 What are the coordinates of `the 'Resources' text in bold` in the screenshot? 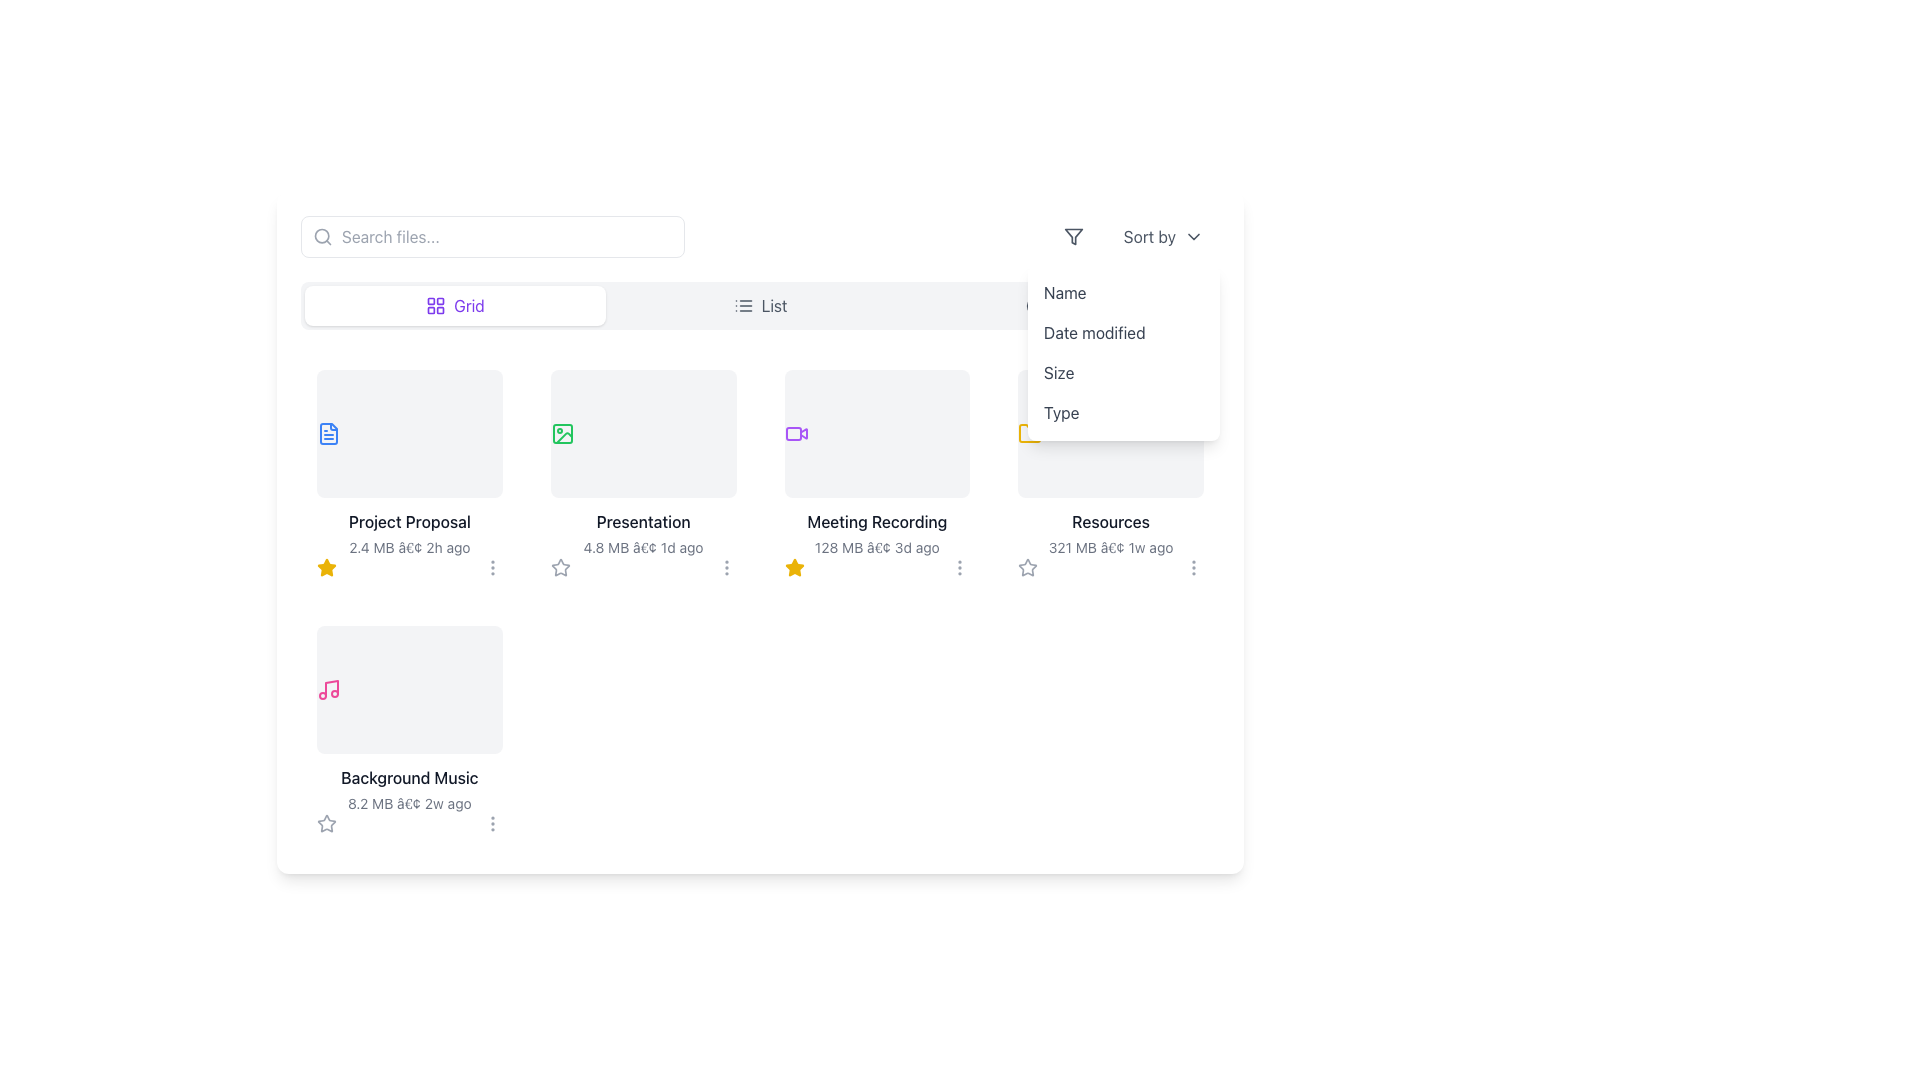 It's located at (1109, 532).